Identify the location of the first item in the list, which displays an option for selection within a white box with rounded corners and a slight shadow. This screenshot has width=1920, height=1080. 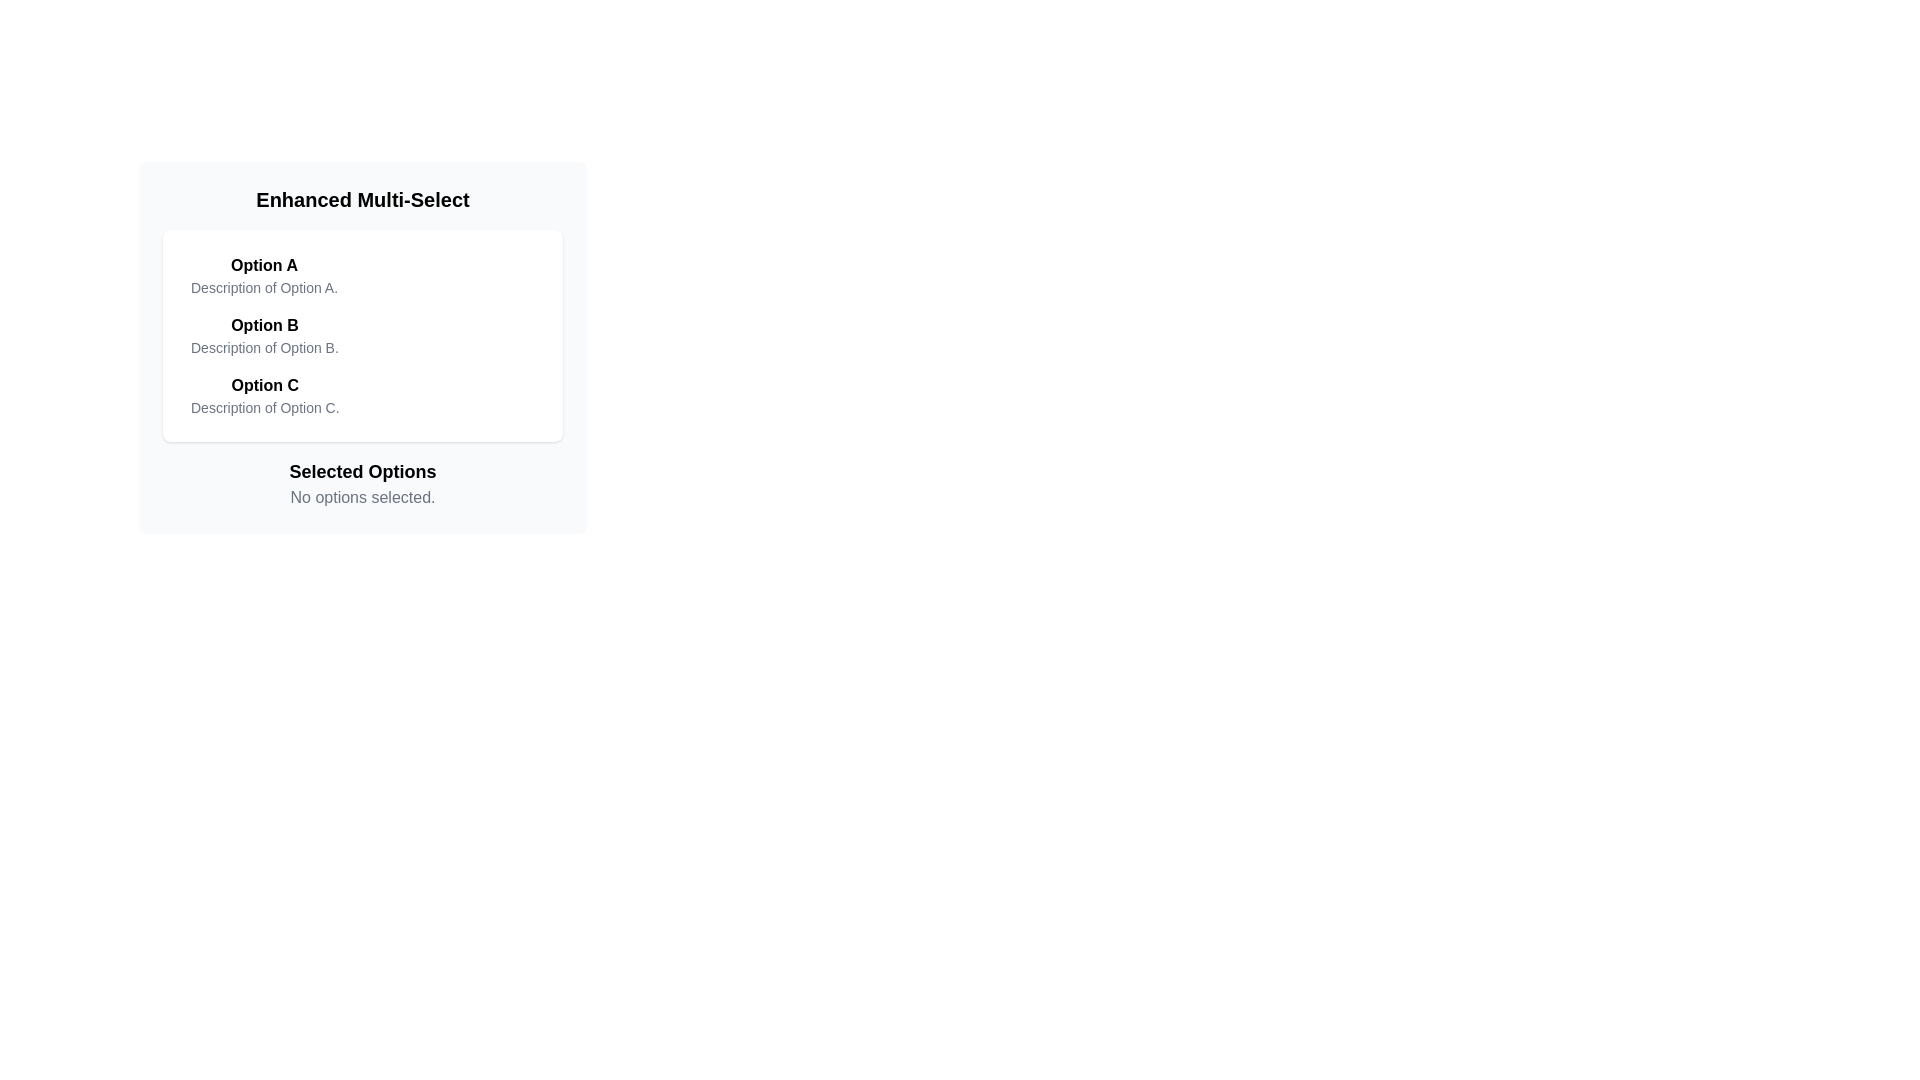
(363, 276).